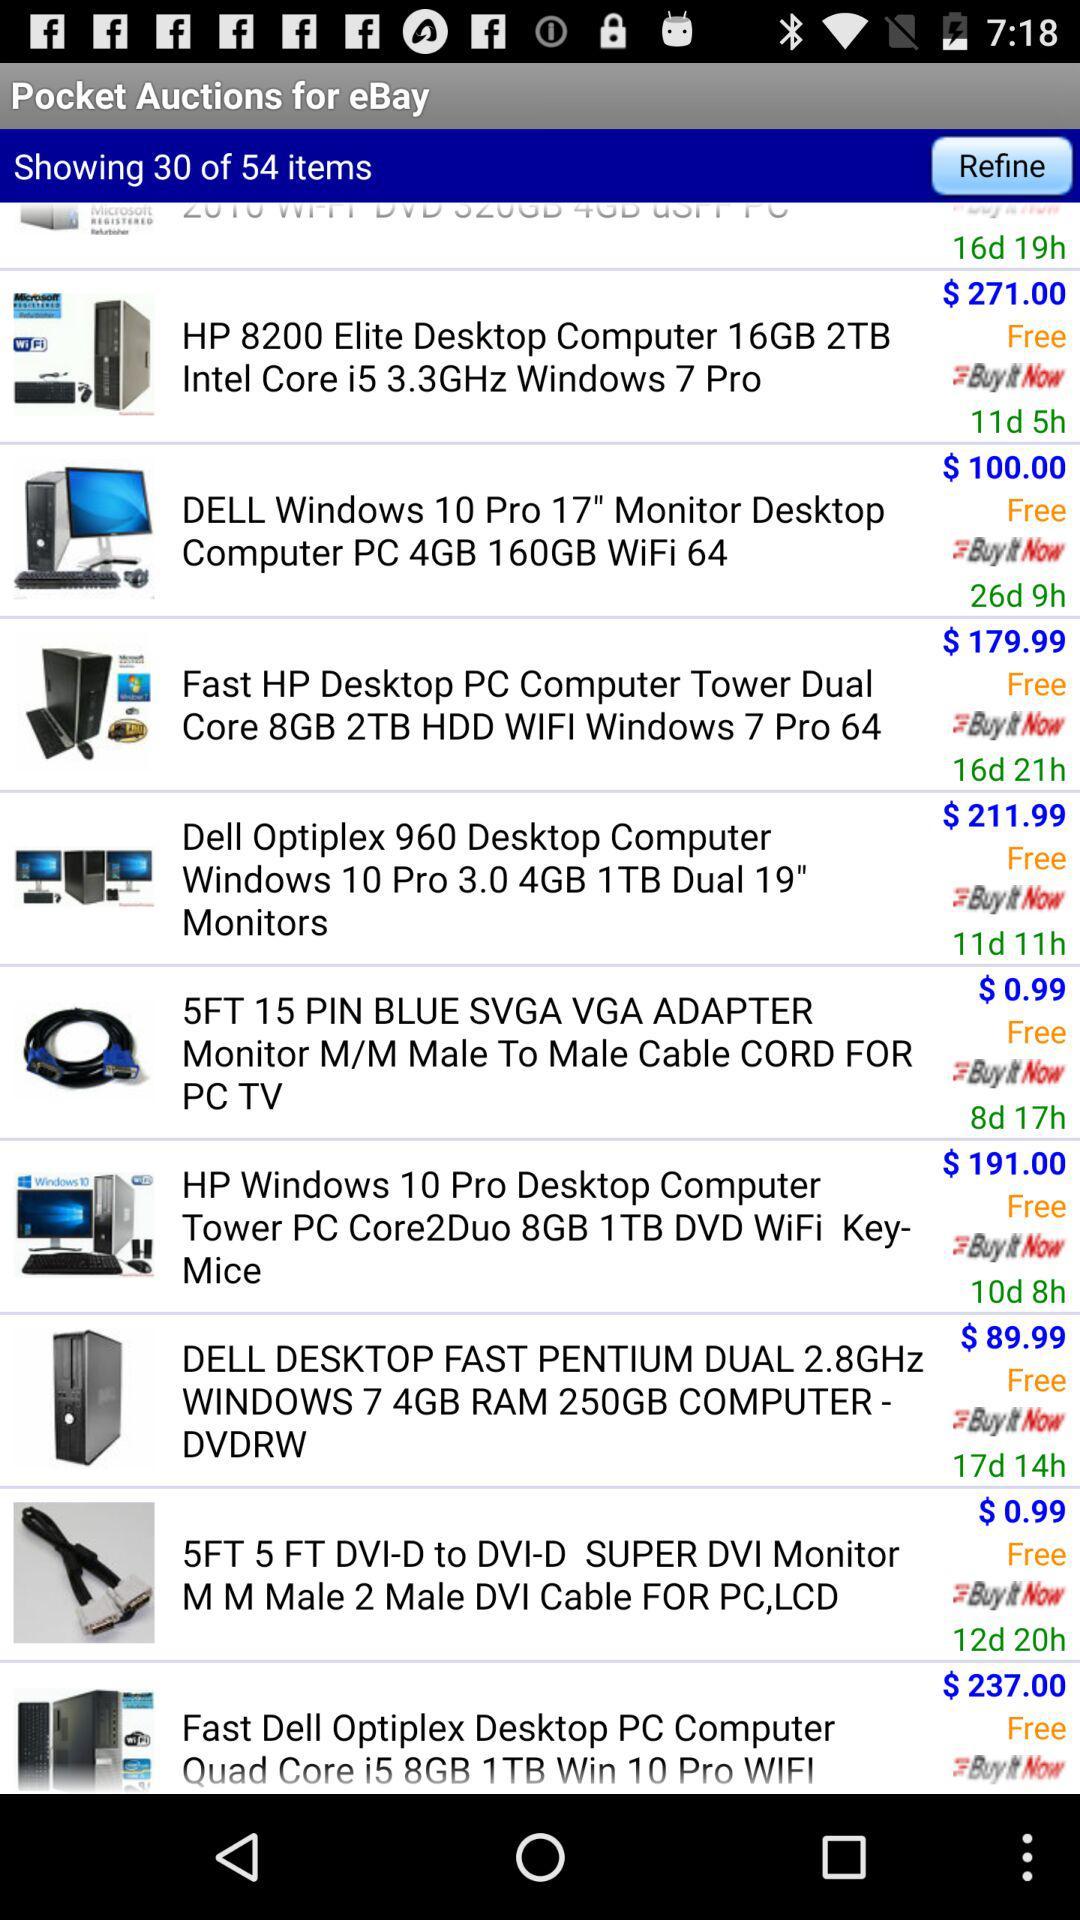 This screenshot has height=1920, width=1080. What do you see at coordinates (1009, 1638) in the screenshot?
I see `app next to the 5ft 5 ft` at bounding box center [1009, 1638].